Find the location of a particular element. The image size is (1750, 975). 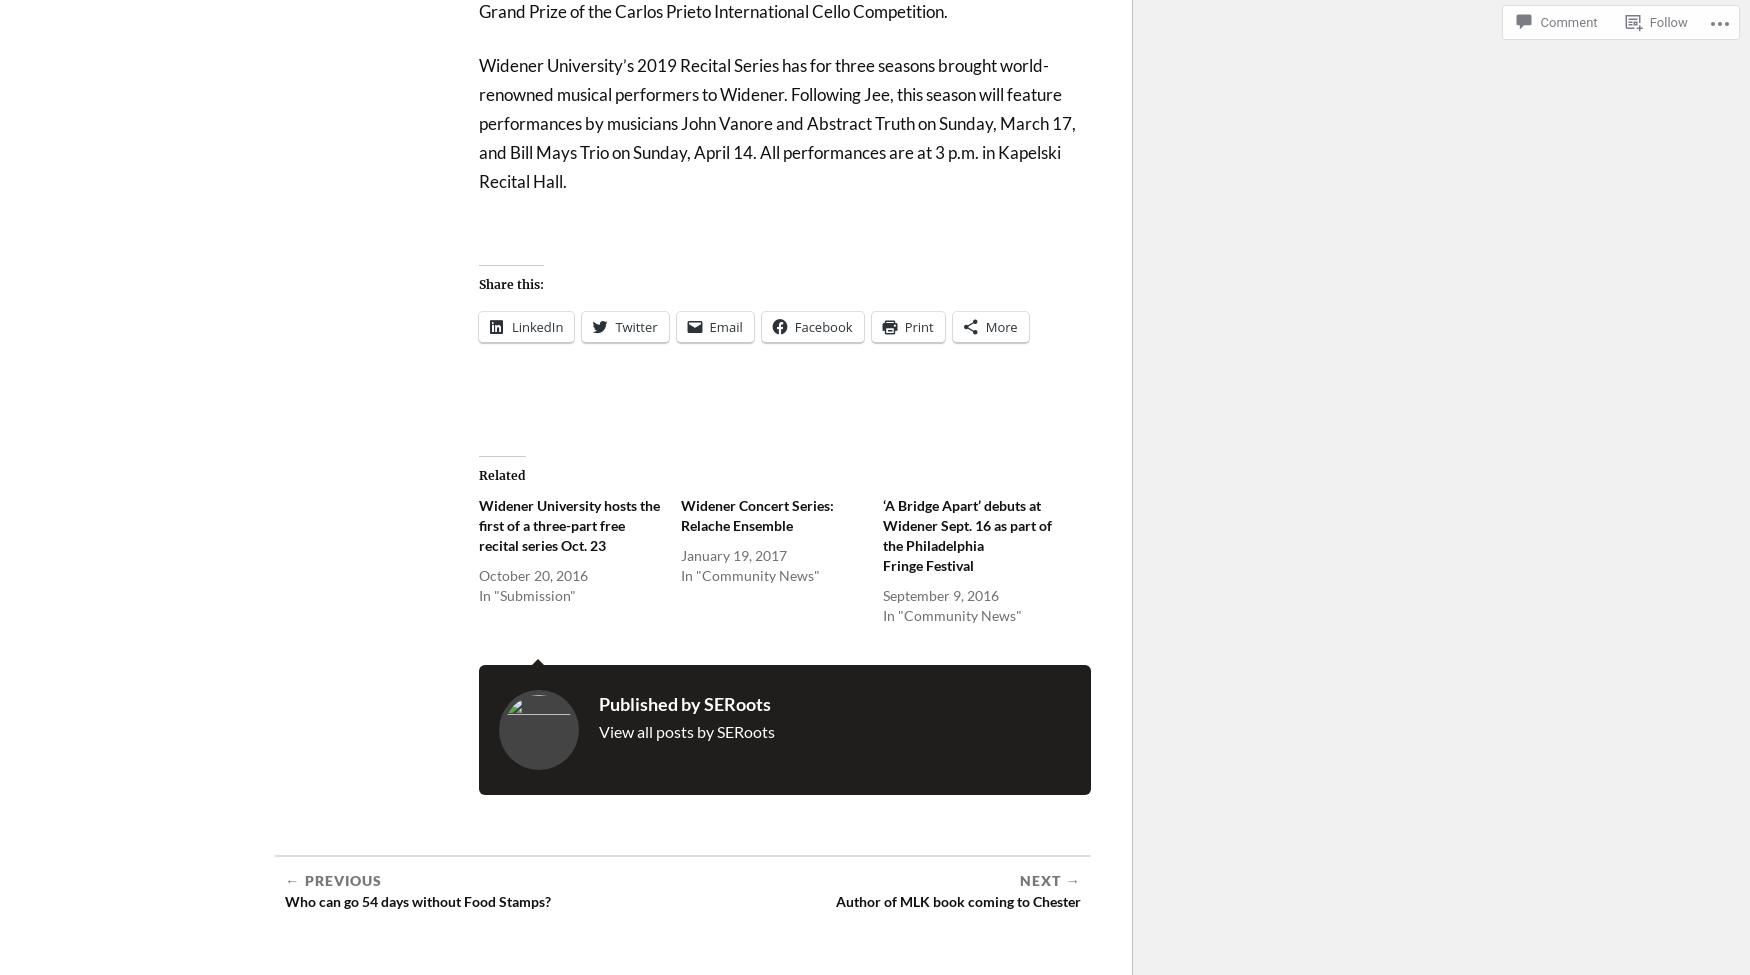

'Related' is located at coordinates (501, 475).